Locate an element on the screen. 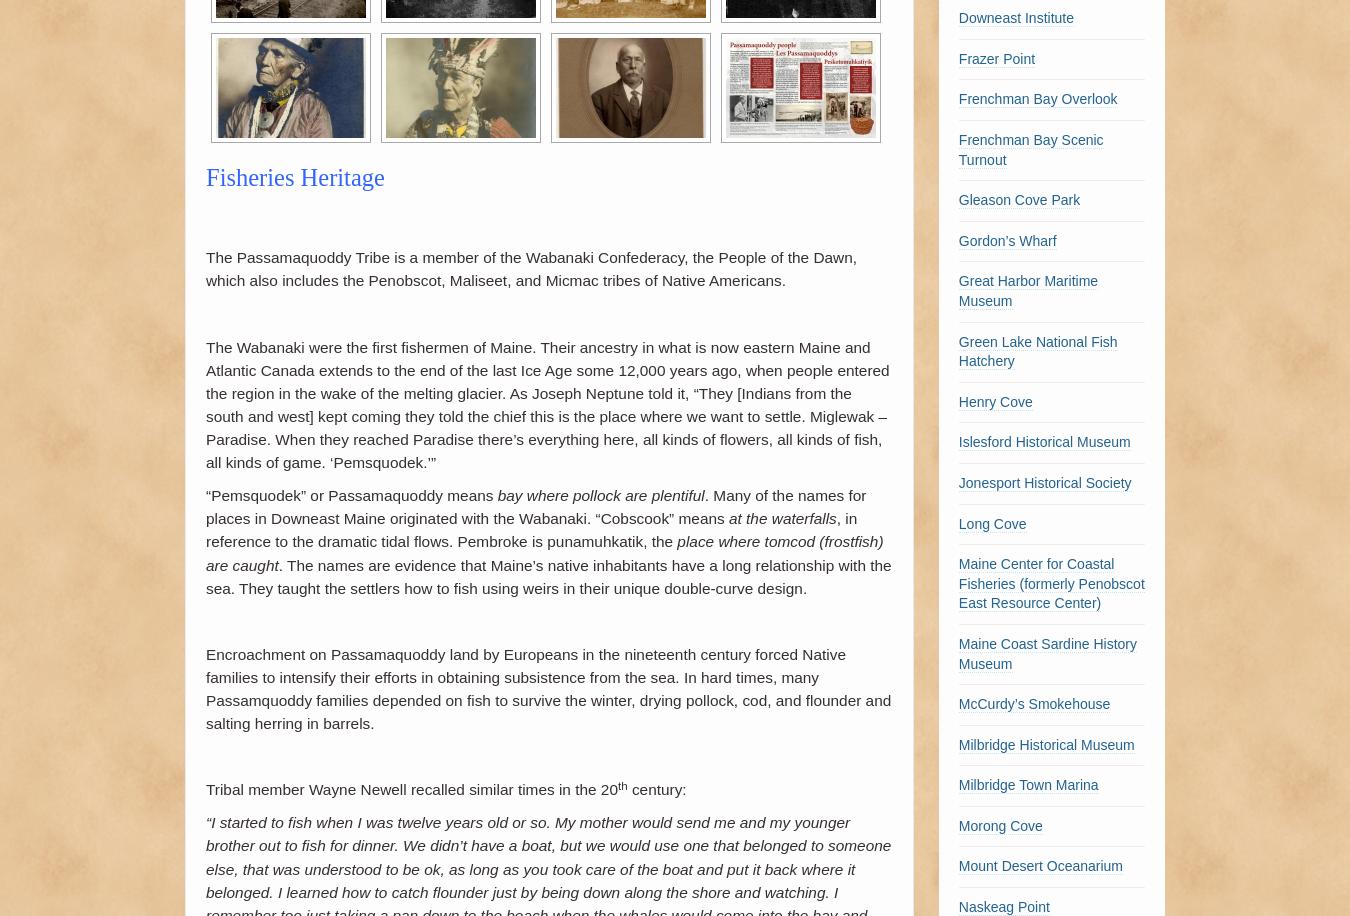 The image size is (1350, 916). 'The Passamaquoddy Tribe is a member of the Wabanaki Confederacy, the People of the Dawn, which also includes the Penobscot, Maliseet, and Micmac tribes of Native Americans.' is located at coordinates (530, 269).